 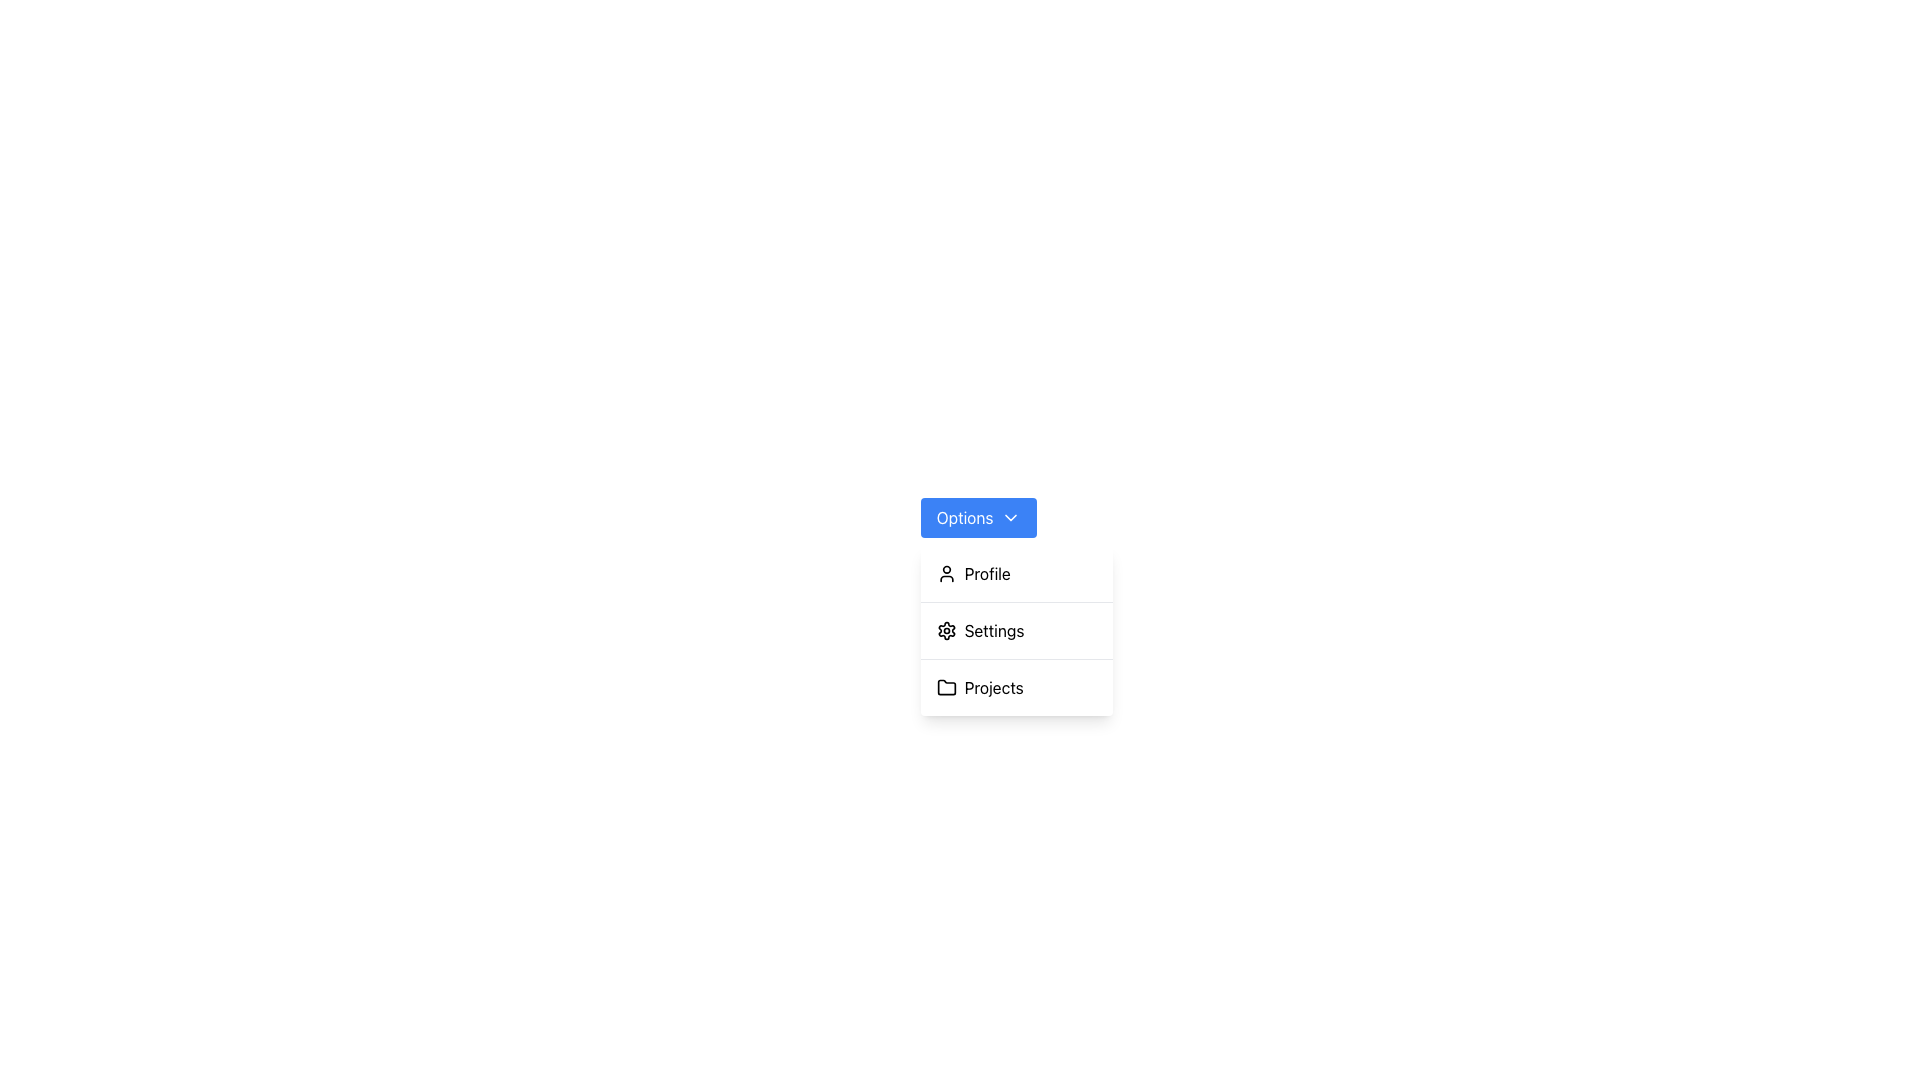 What do you see at coordinates (979, 516) in the screenshot?
I see `the 'Options' button, which is a rectangular button with a blue background and white text, located at the top of the dropdown menu interface` at bounding box center [979, 516].